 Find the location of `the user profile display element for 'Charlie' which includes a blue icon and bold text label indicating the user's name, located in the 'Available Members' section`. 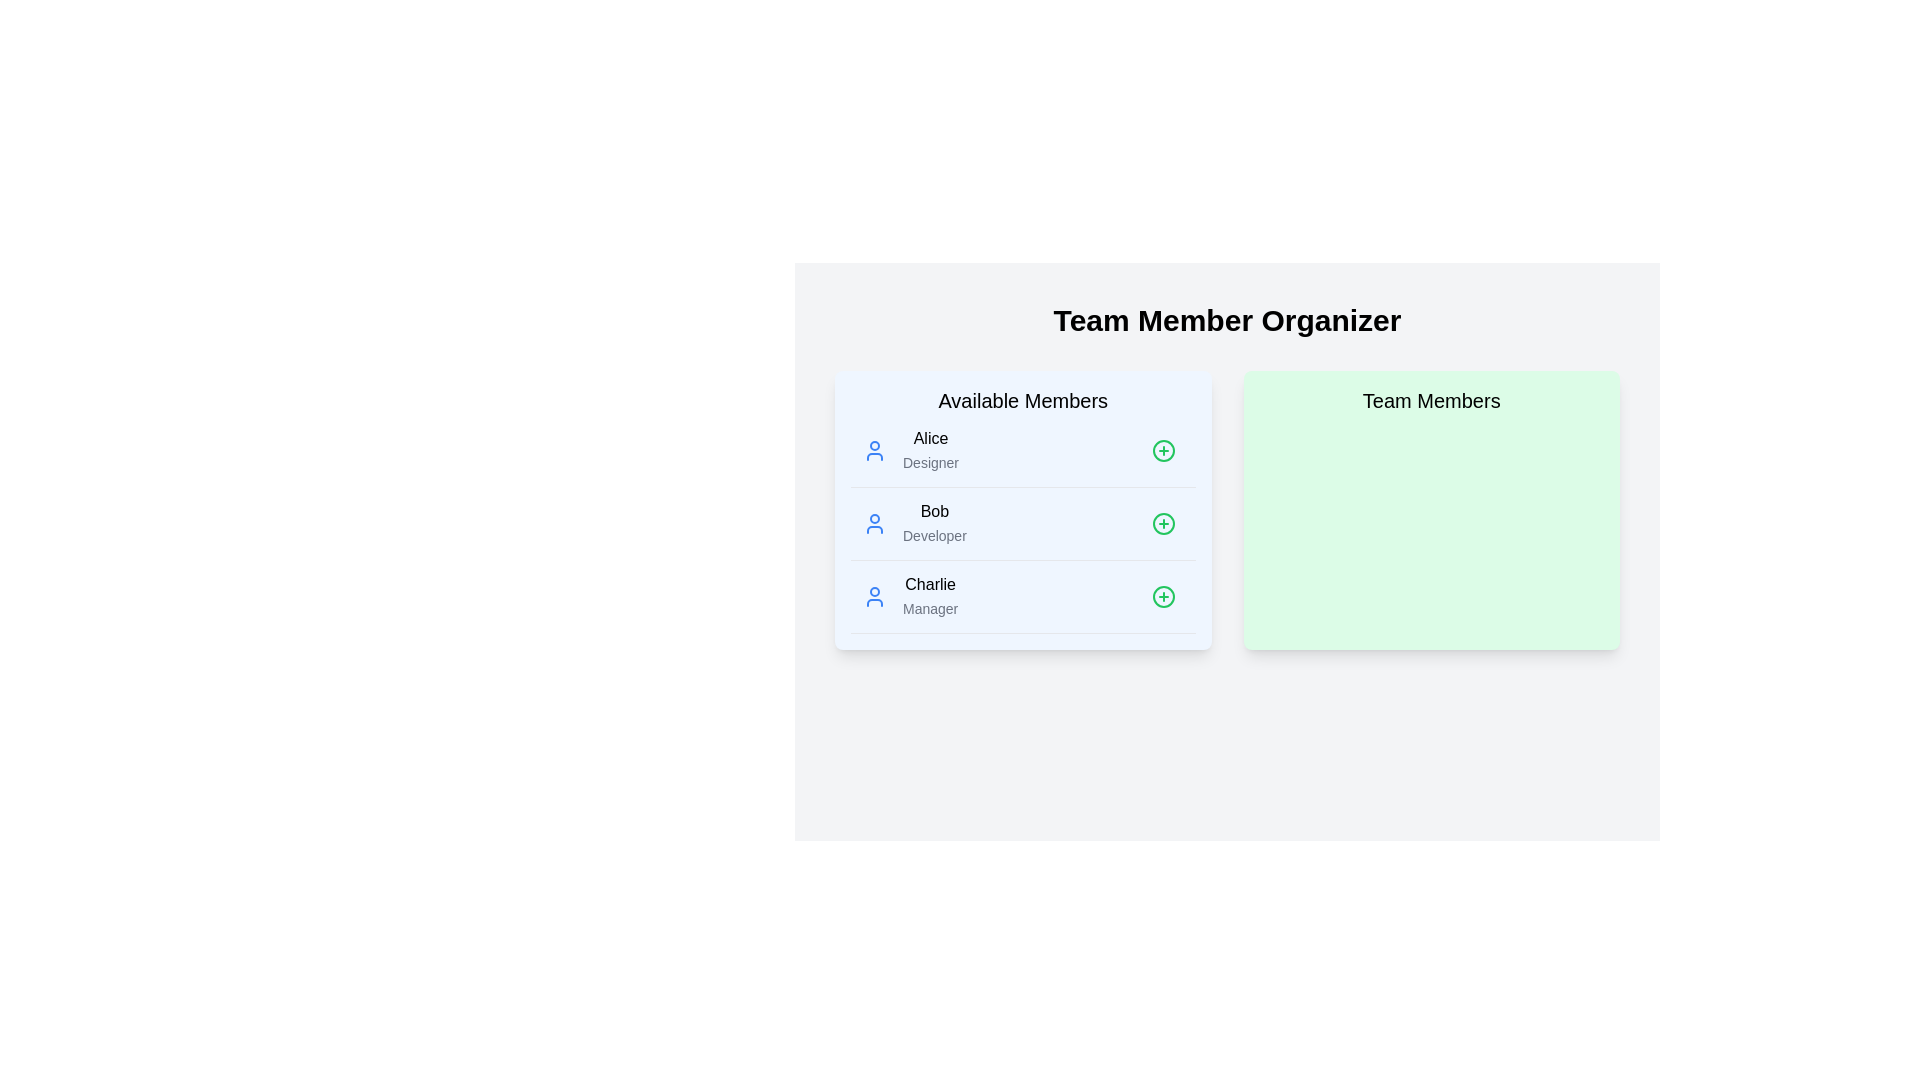

the user profile display element for 'Charlie' which includes a blue icon and bold text label indicating the user's name, located in the 'Available Members' section is located at coordinates (909, 596).